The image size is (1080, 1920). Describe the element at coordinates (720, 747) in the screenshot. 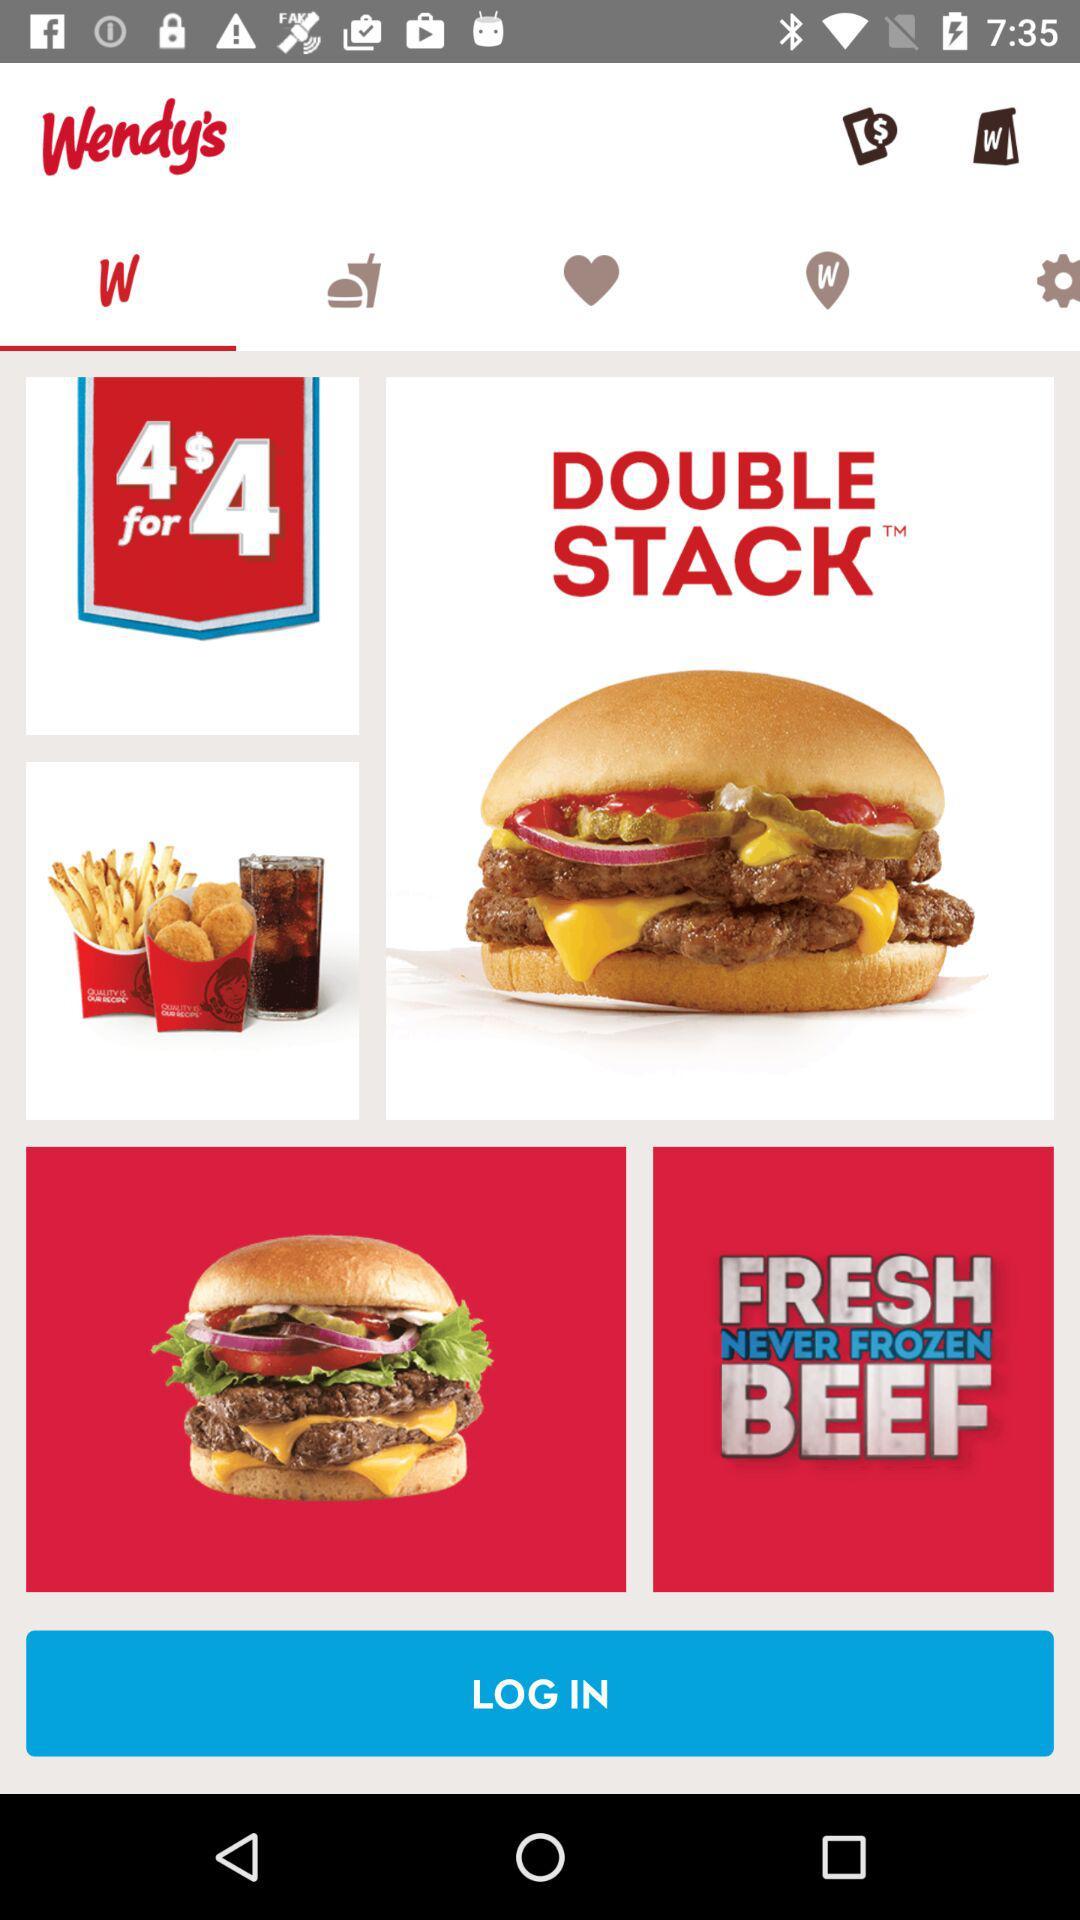

I see `food item` at that location.